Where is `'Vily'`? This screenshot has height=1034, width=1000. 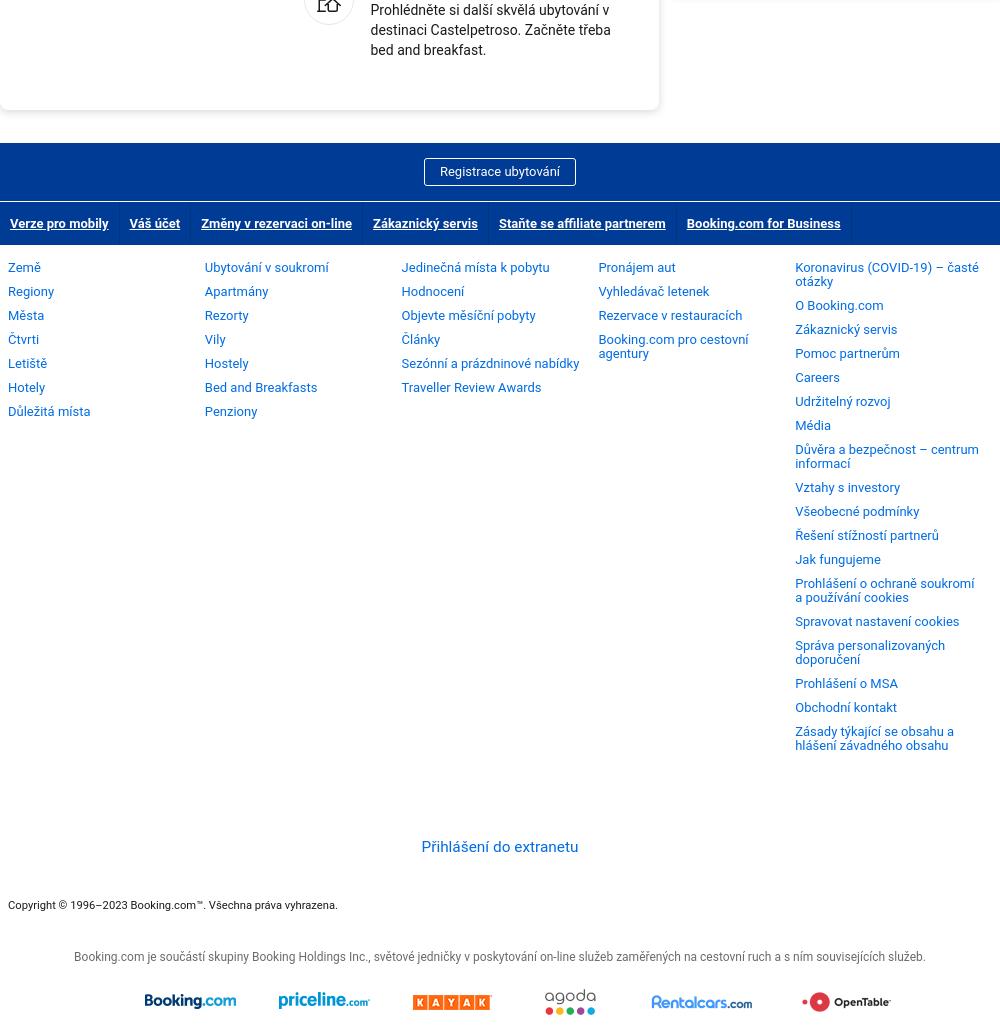
'Vily' is located at coordinates (213, 337).